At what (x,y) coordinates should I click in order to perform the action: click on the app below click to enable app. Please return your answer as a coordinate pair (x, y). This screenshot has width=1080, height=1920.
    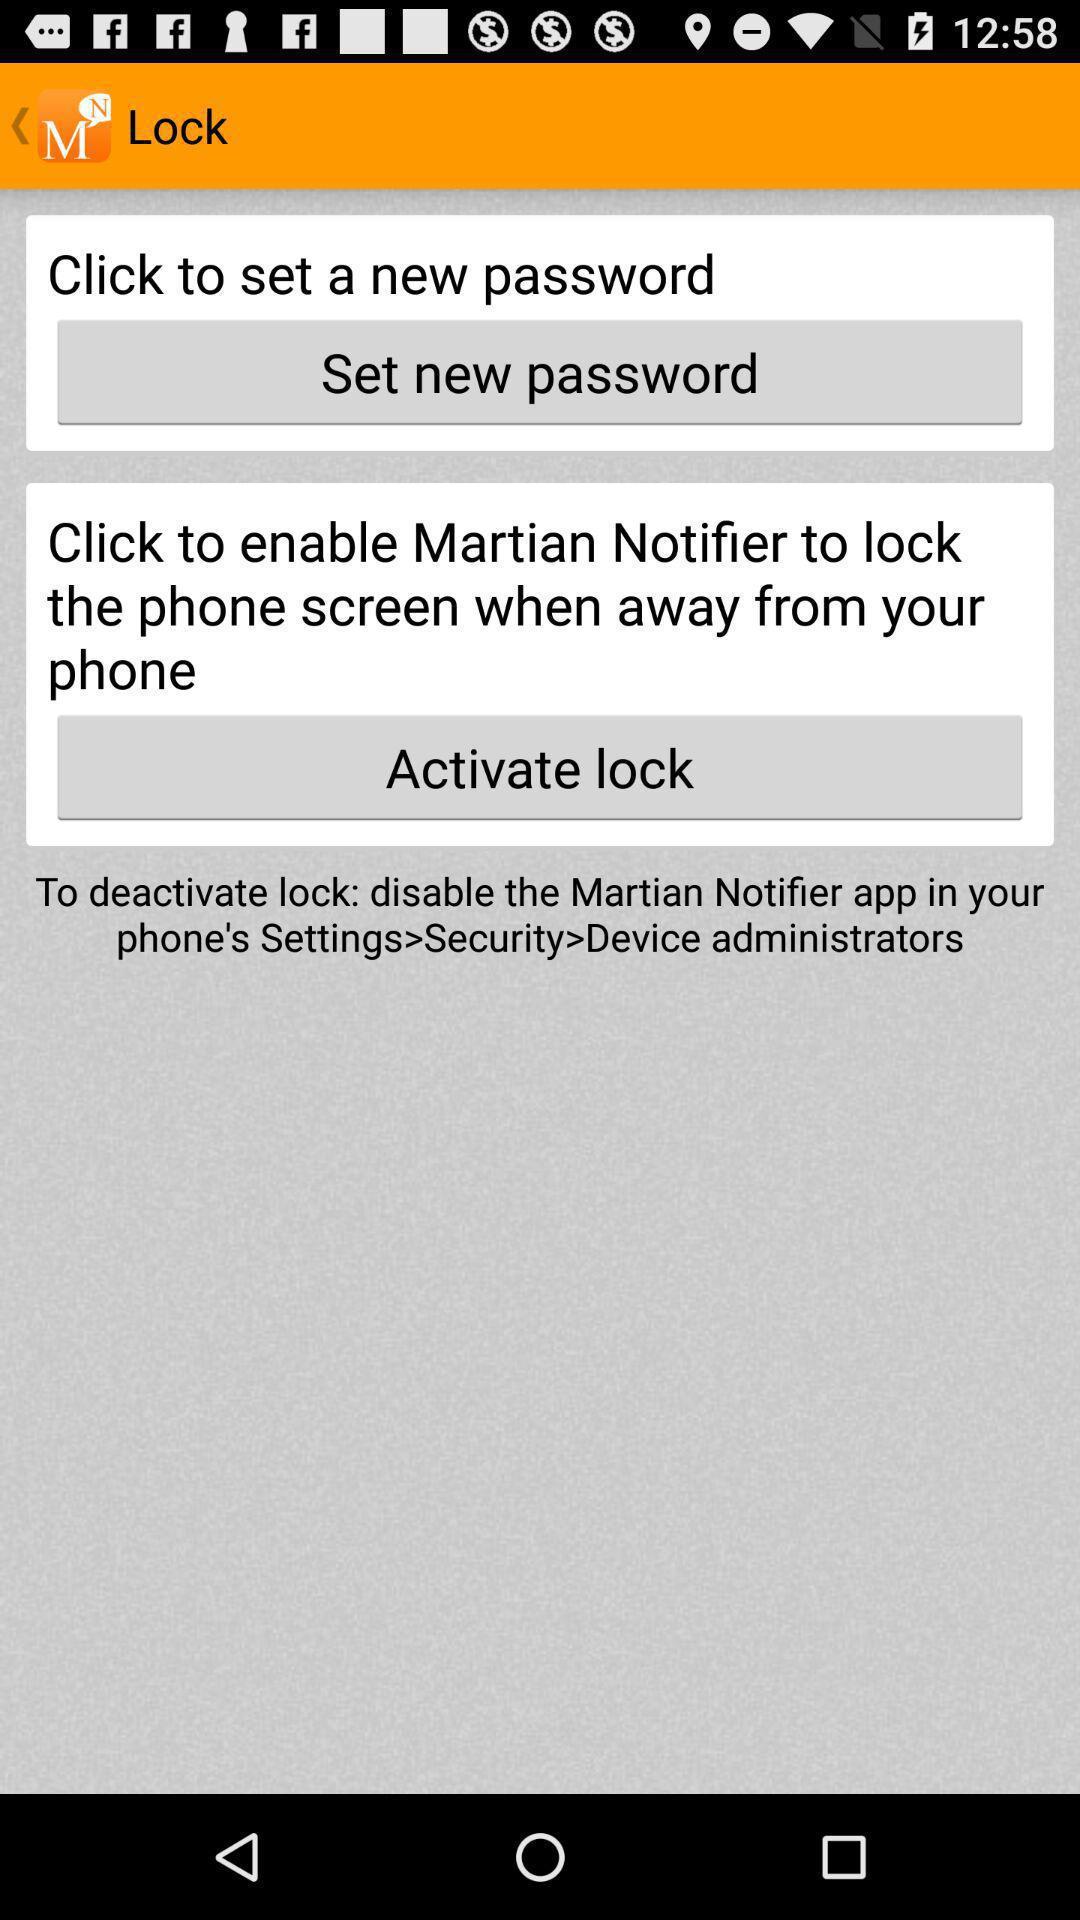
    Looking at the image, I should click on (540, 766).